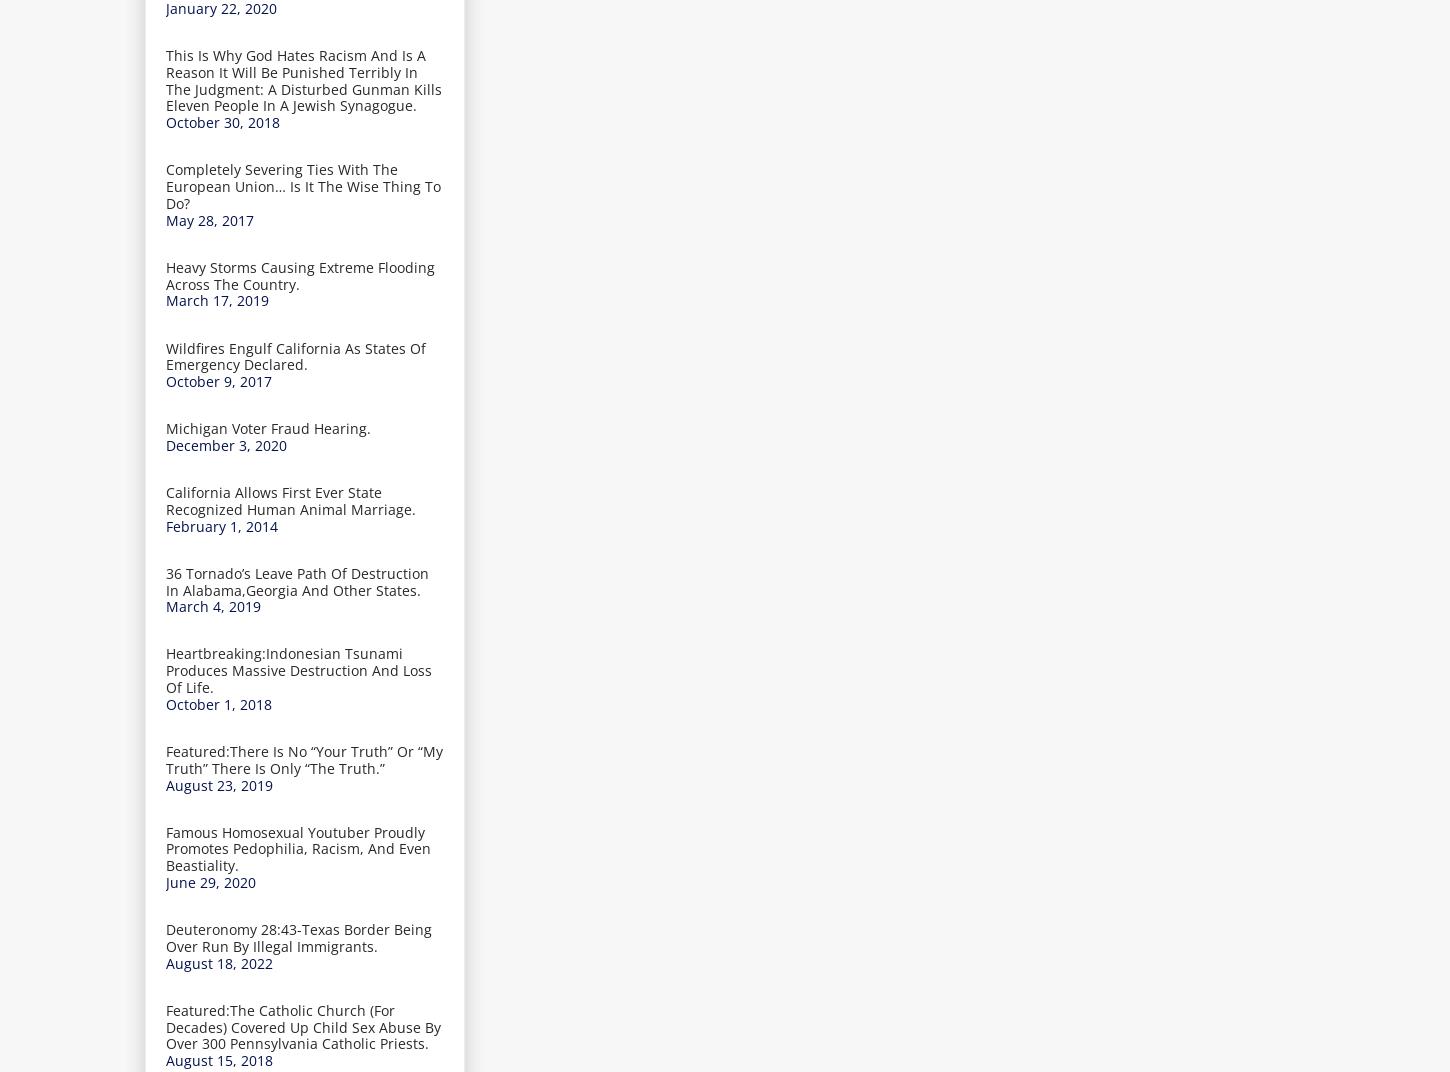 The image size is (1450, 1072). I want to click on 'Famous Homosexual Youtuber Proudly Promotes Pedophilia, Racism, And Even Beastiality.', so click(298, 847).